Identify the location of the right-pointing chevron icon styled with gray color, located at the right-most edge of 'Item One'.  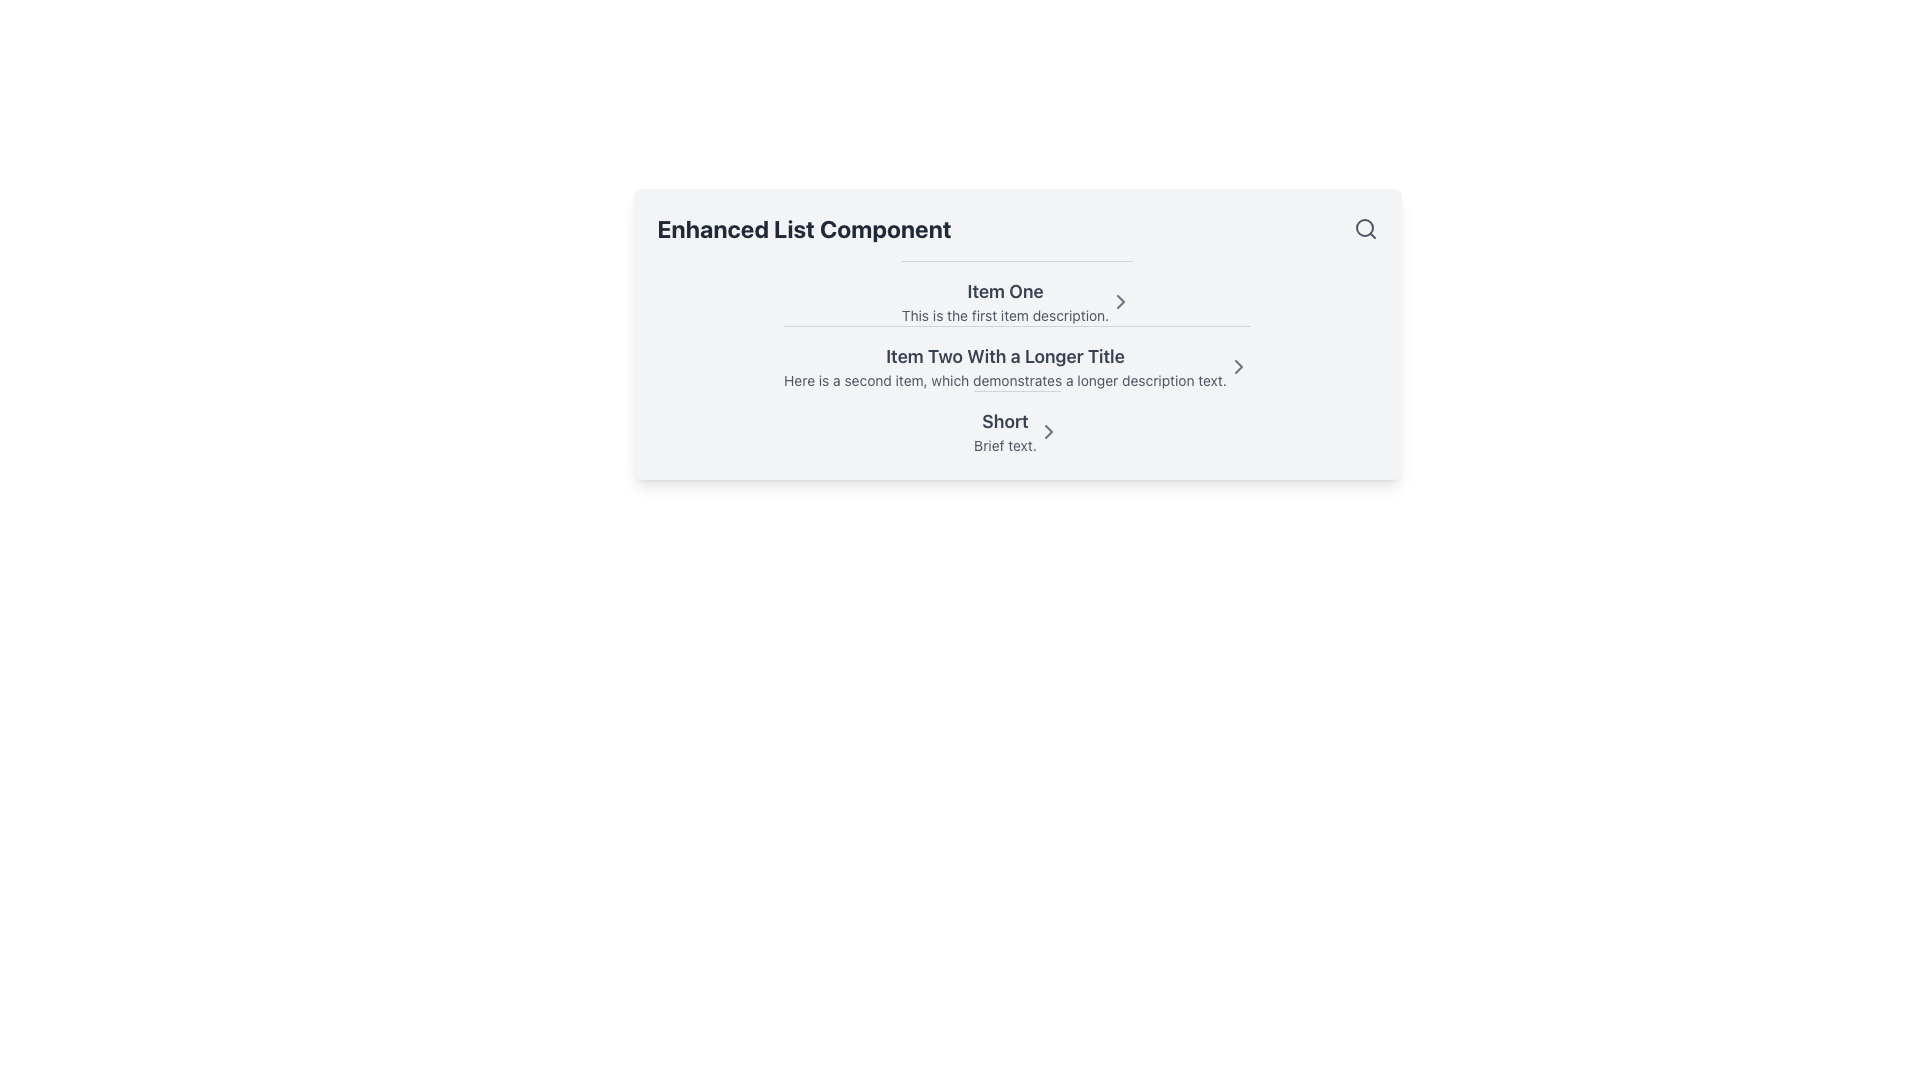
(1121, 301).